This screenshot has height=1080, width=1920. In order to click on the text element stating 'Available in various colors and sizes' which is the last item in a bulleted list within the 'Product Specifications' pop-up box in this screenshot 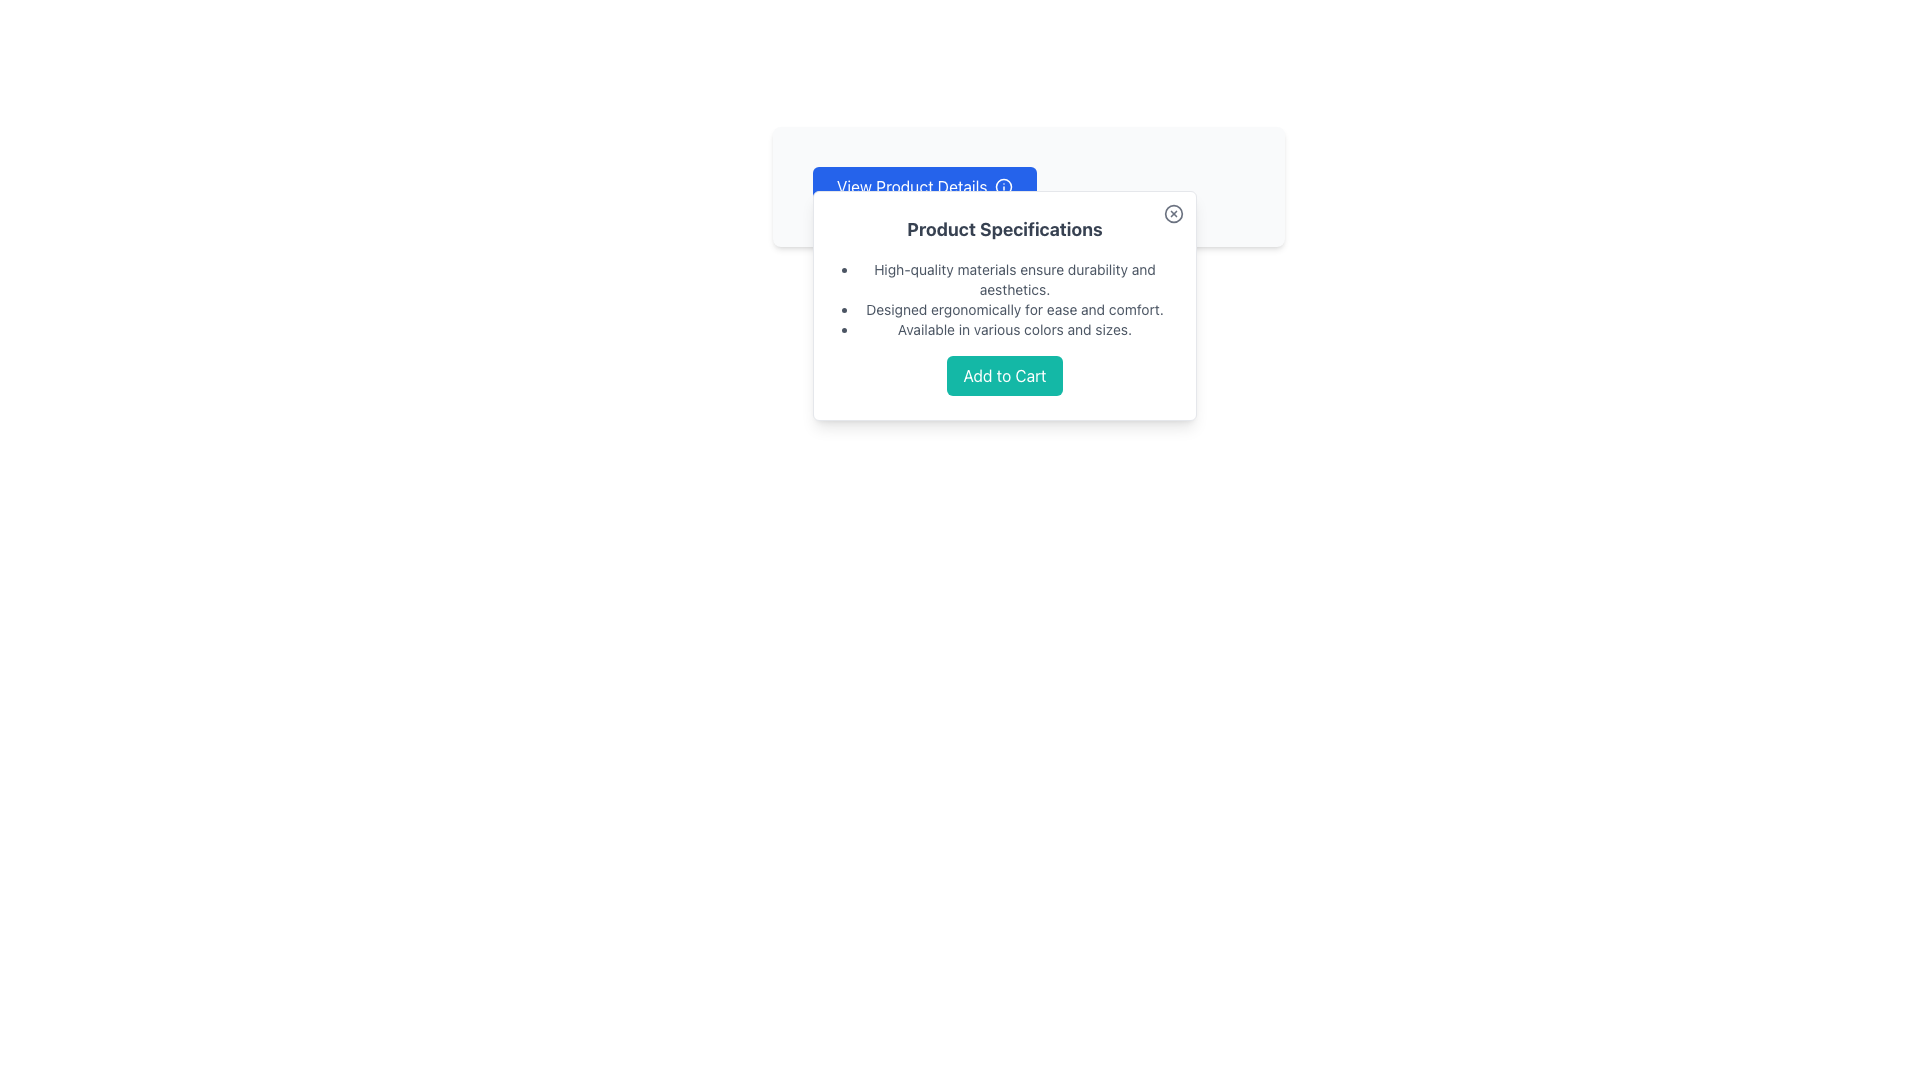, I will do `click(1014, 329)`.